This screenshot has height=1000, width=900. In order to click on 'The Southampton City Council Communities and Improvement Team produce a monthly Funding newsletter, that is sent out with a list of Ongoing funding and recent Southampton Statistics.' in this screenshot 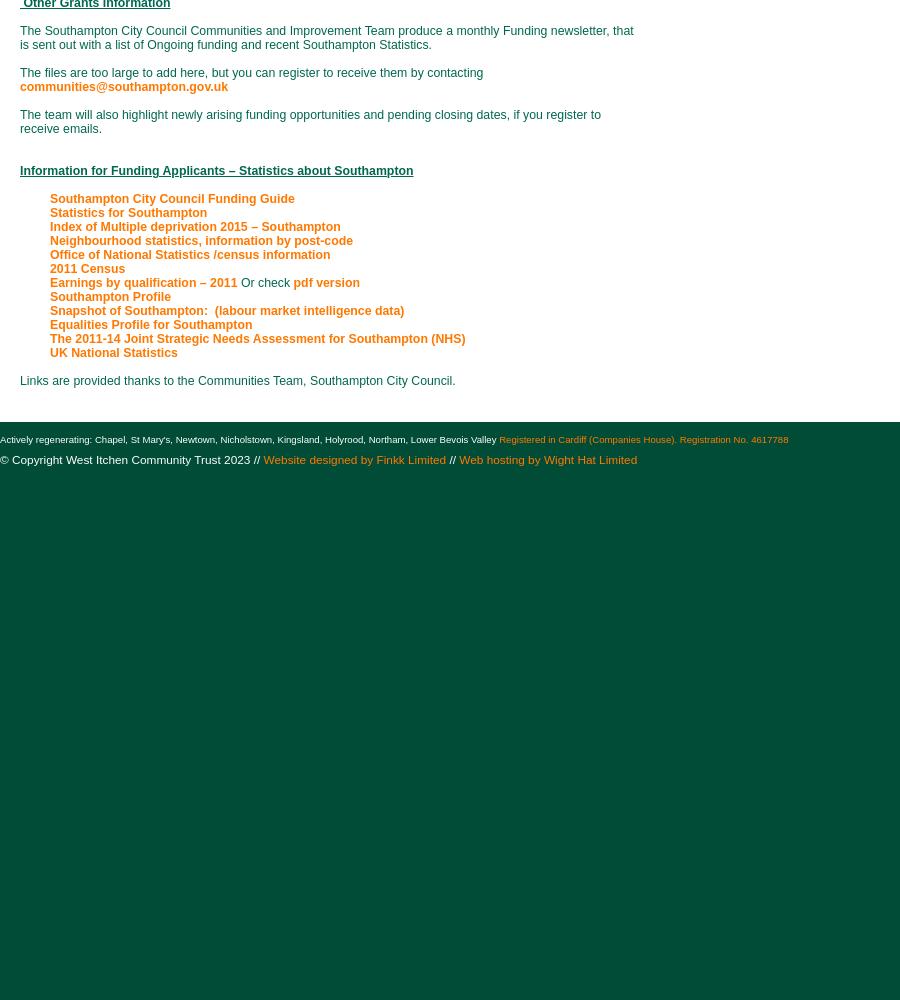, I will do `click(325, 38)`.